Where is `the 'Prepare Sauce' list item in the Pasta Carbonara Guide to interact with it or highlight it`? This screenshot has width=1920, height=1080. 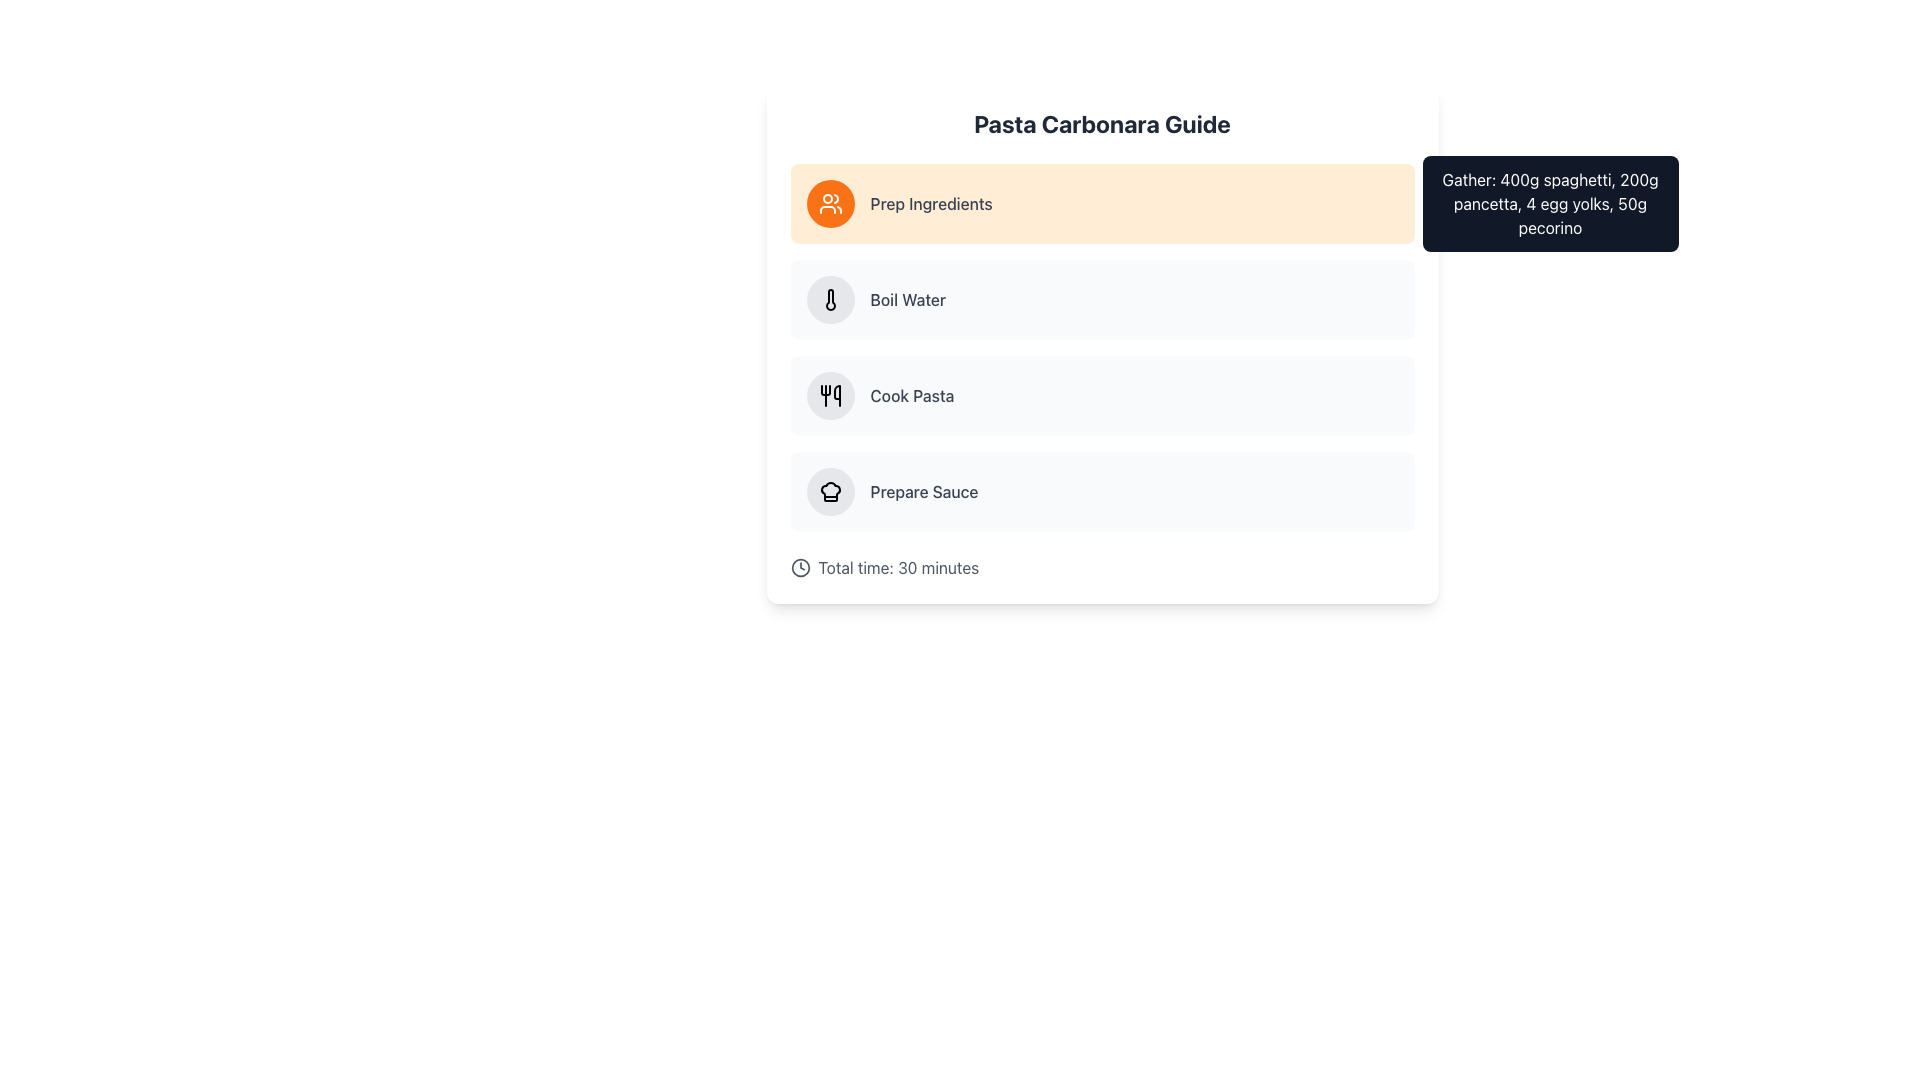 the 'Prepare Sauce' list item in the Pasta Carbonara Guide to interact with it or highlight it is located at coordinates (1101, 492).